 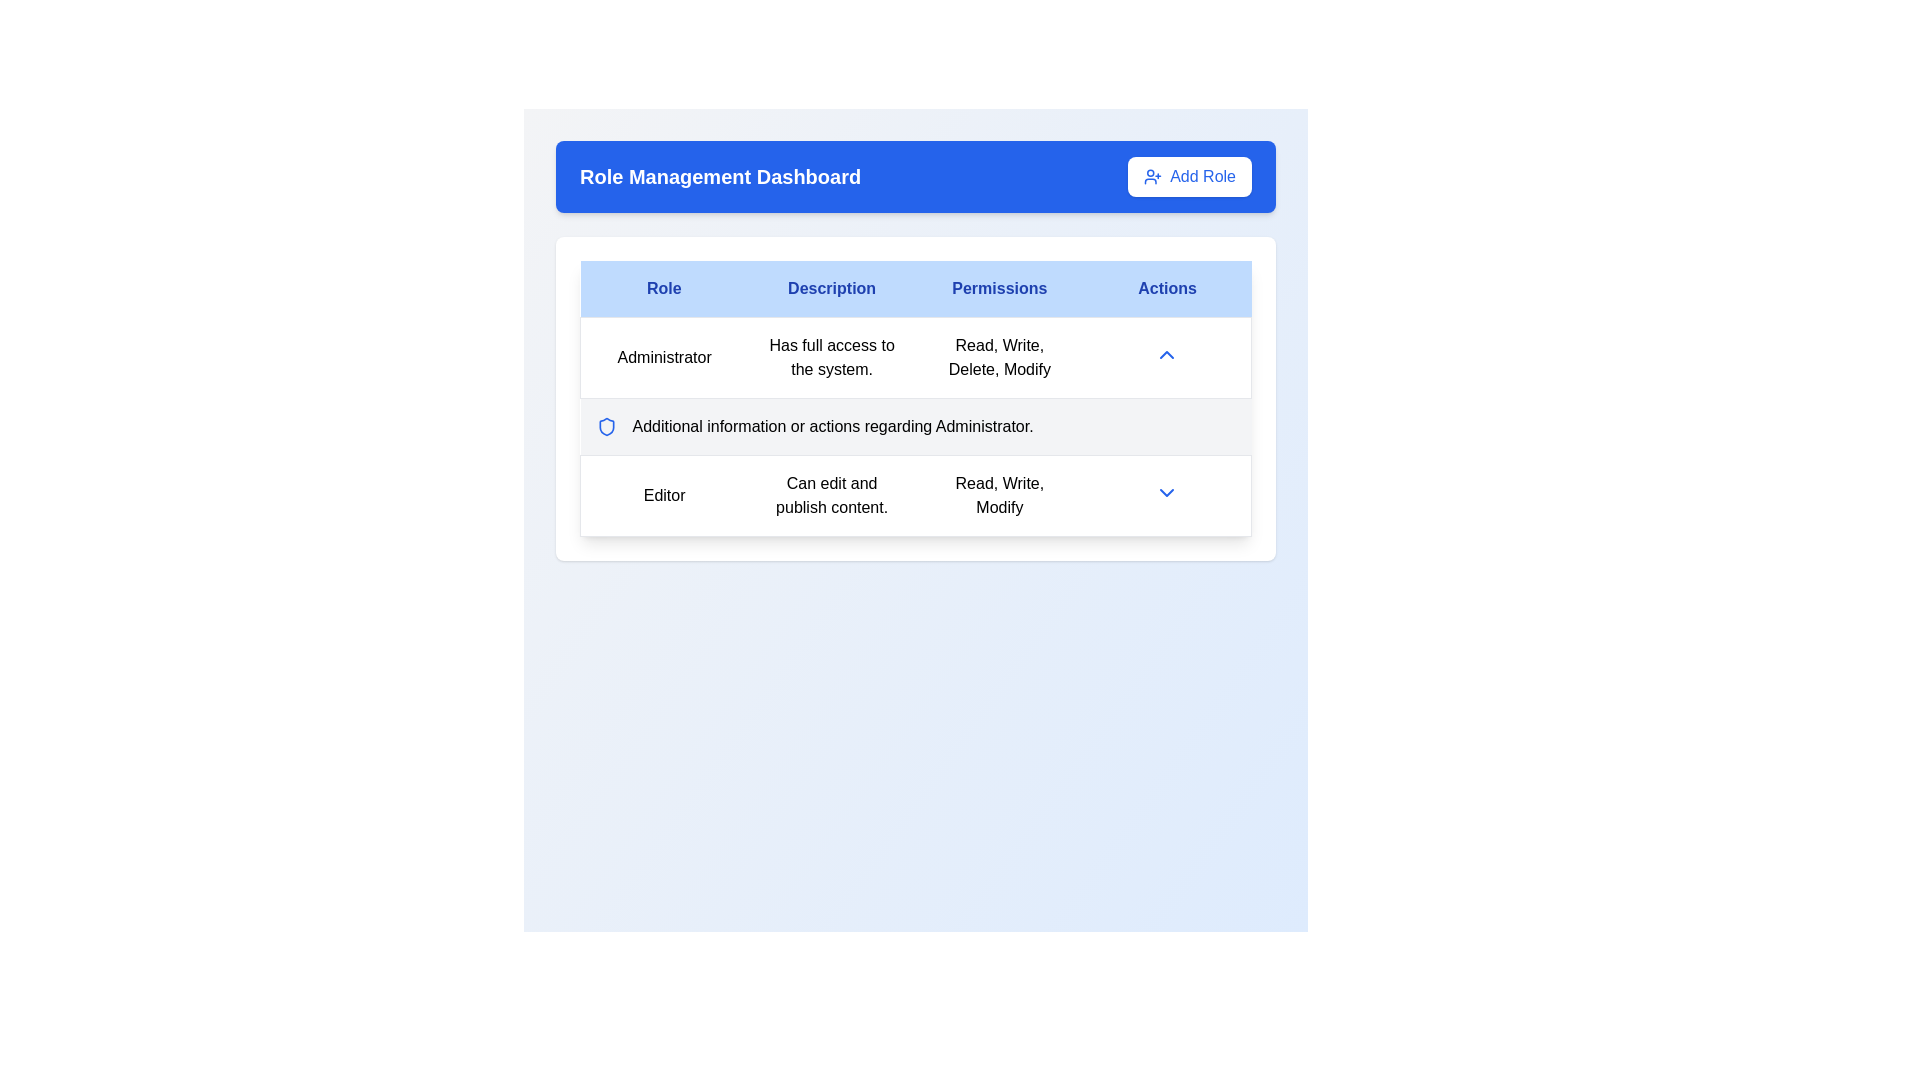 I want to click on the downward-facing blue chevron icon in the 'Actions' column of the second row in the role management dashboard, so click(x=1167, y=492).